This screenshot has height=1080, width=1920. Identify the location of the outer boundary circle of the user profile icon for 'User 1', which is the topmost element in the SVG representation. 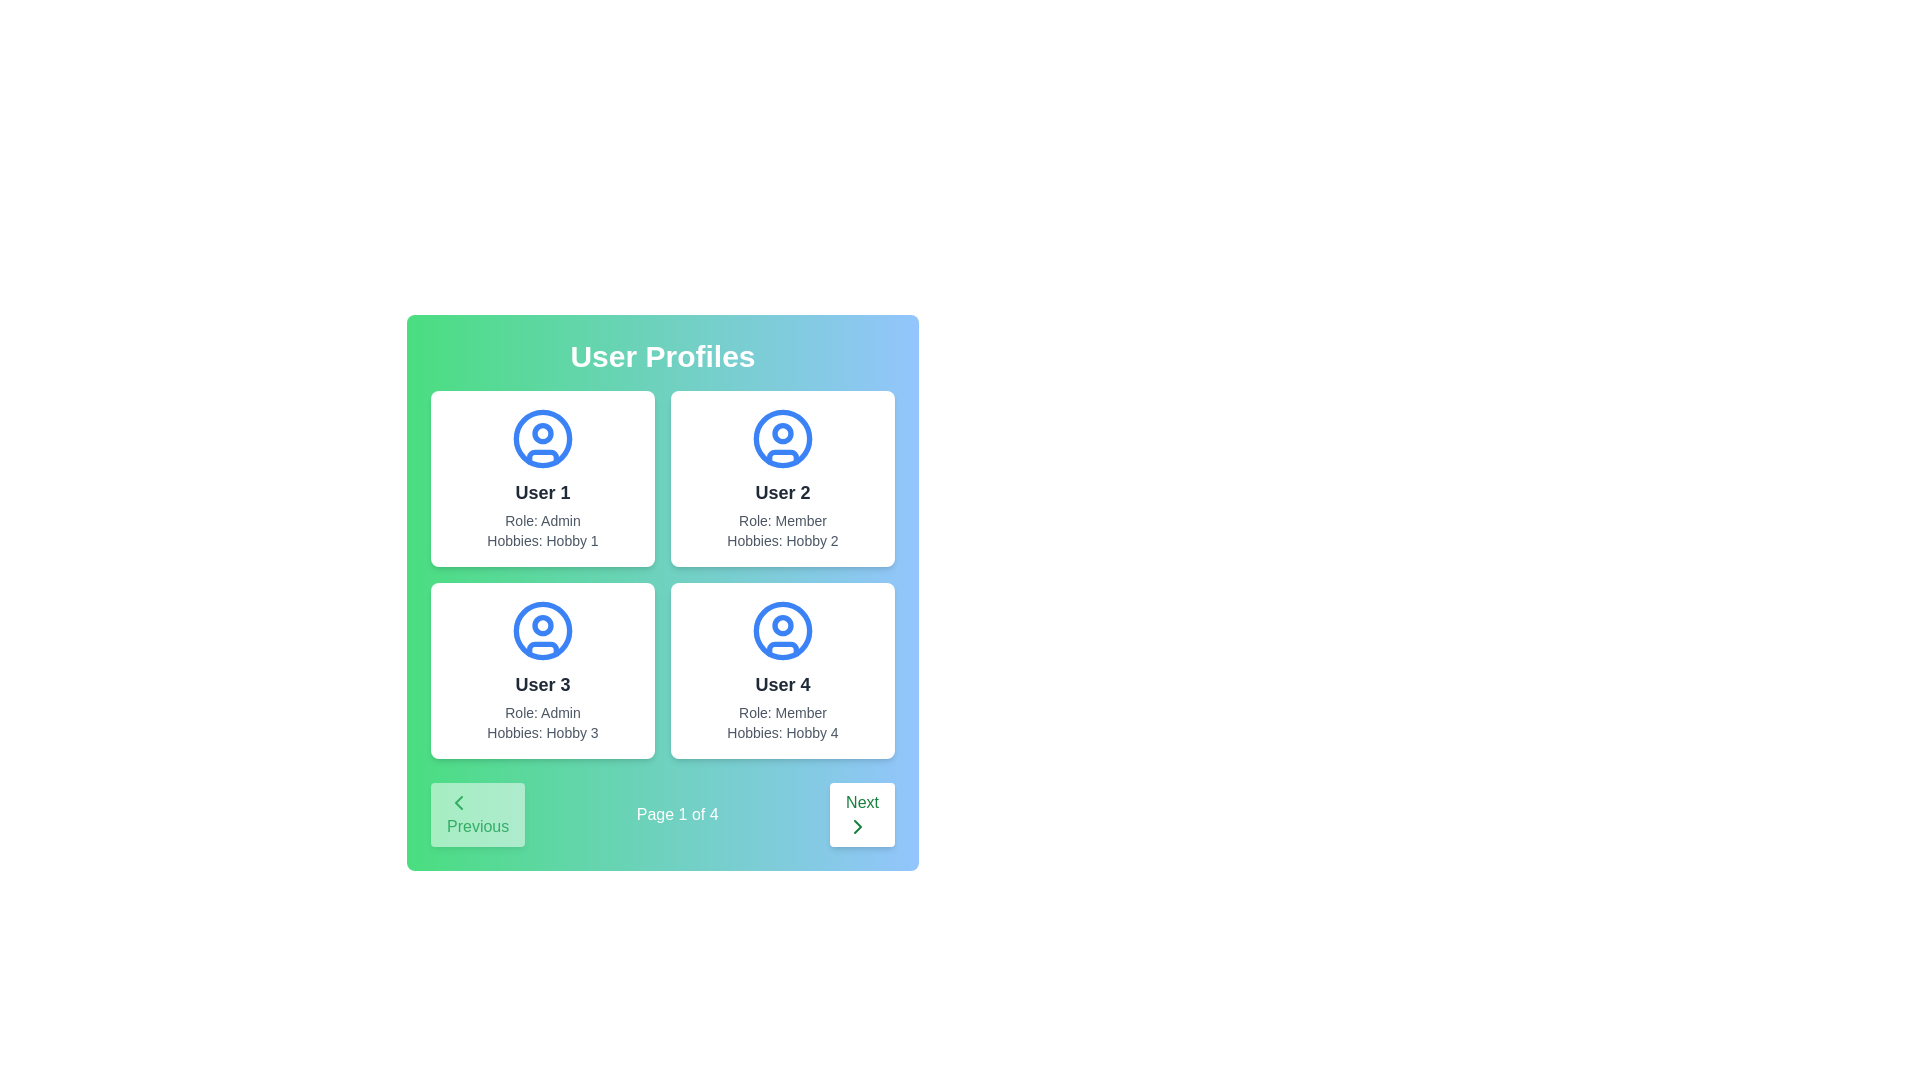
(542, 438).